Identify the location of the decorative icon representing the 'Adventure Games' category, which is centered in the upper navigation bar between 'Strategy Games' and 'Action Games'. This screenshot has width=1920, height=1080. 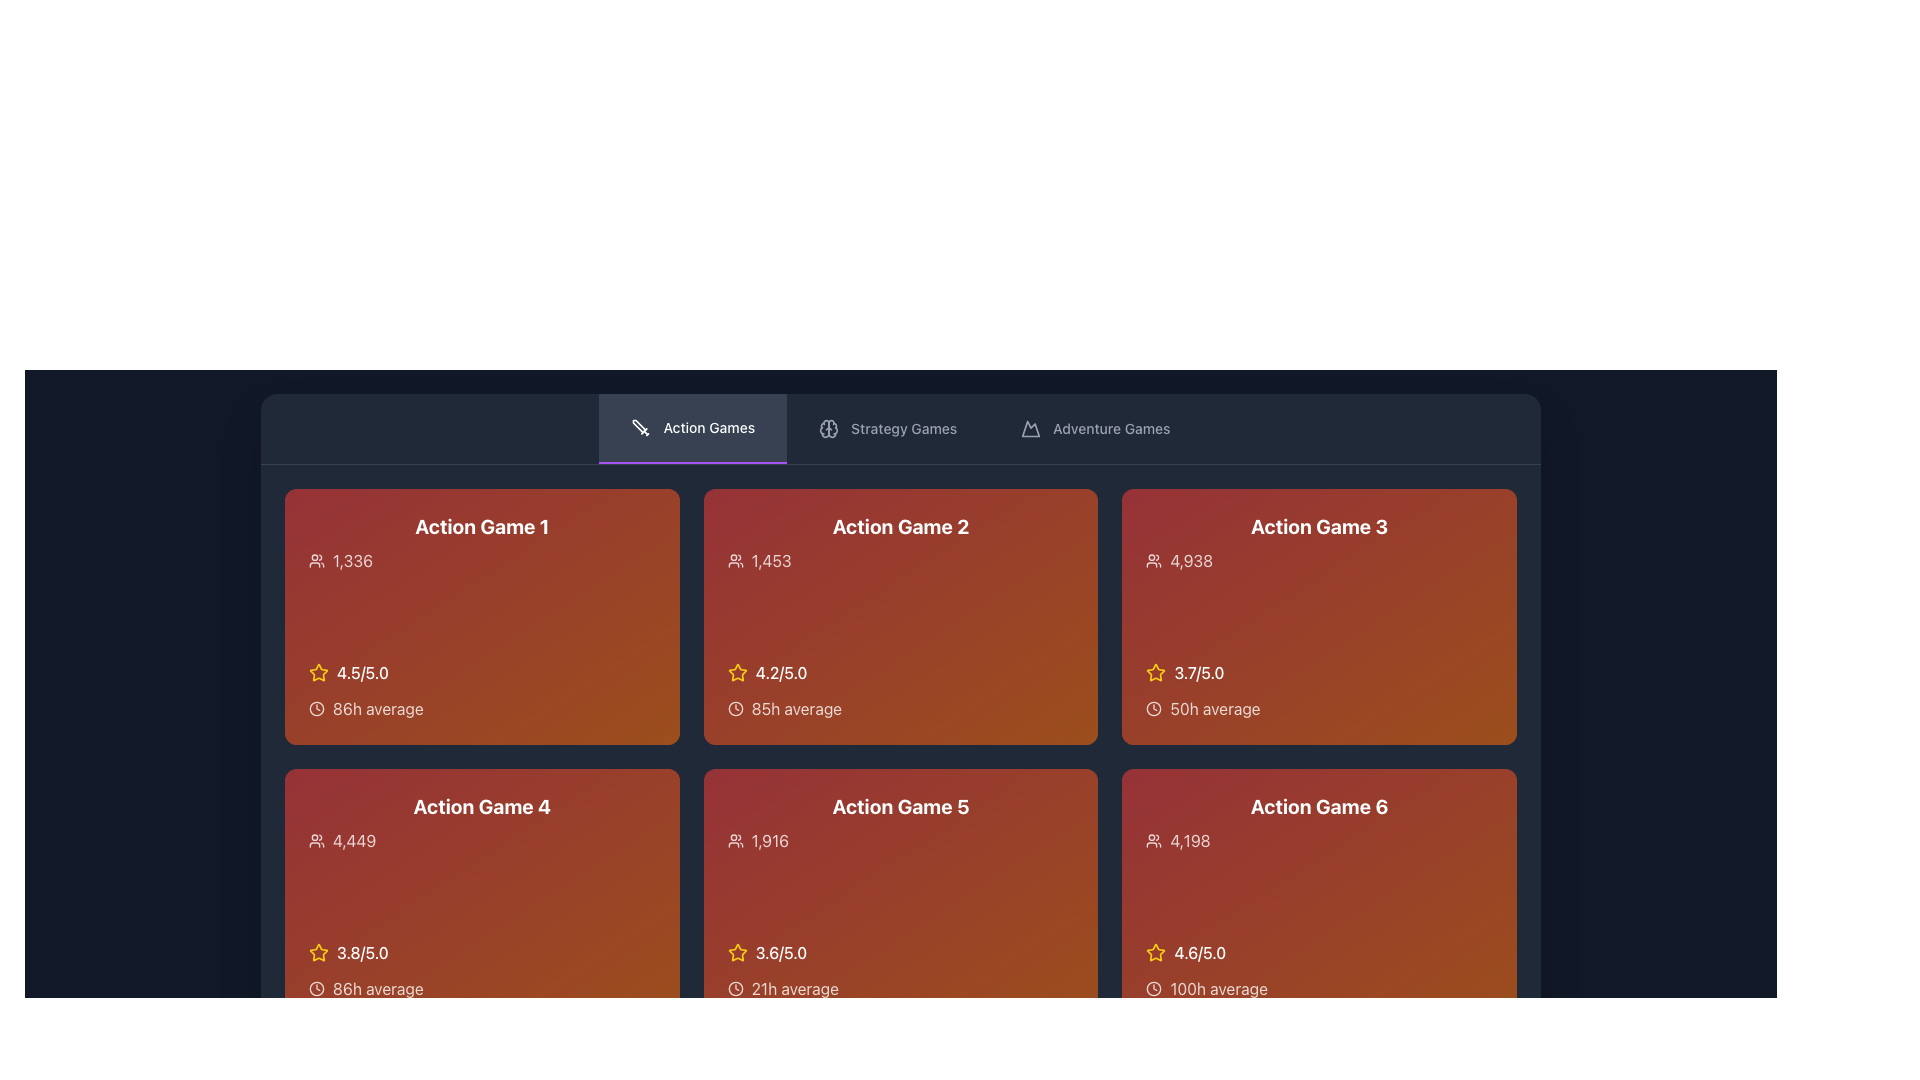
(1031, 427).